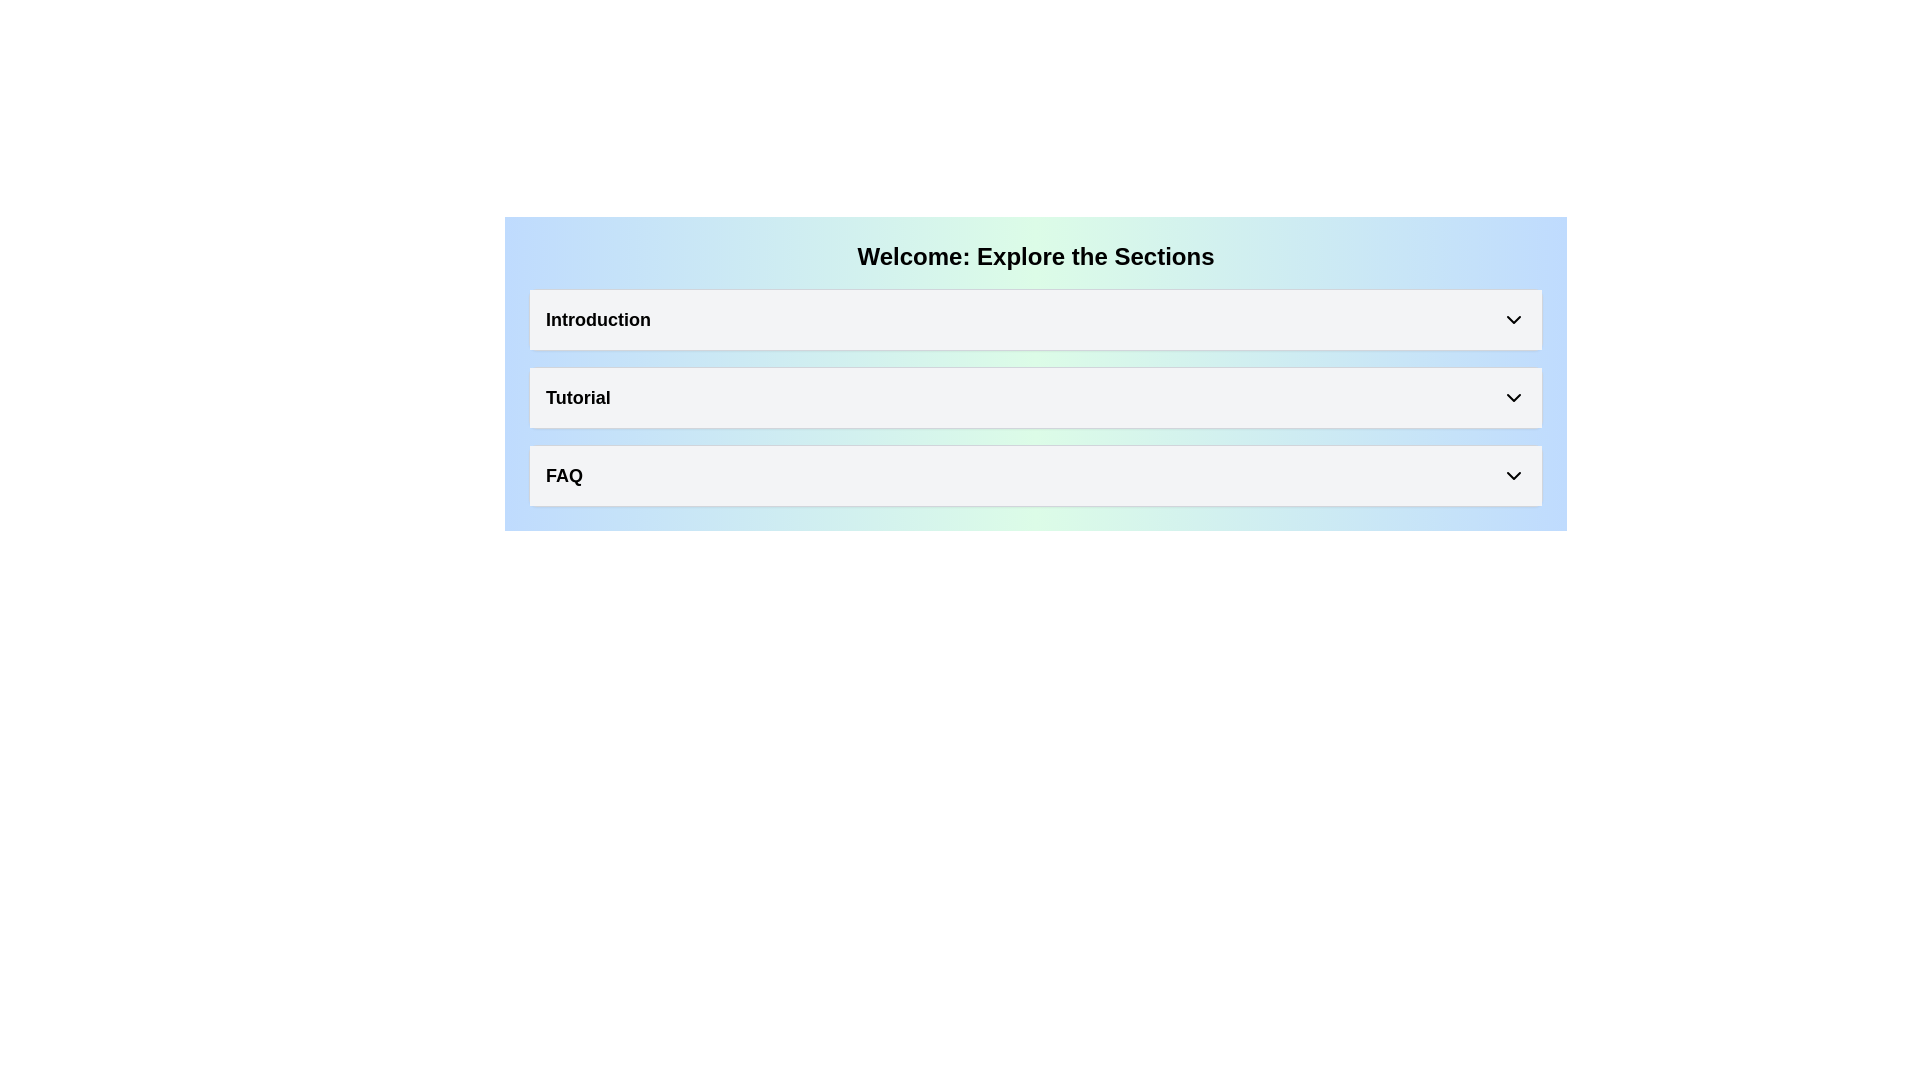  What do you see at coordinates (1036, 475) in the screenshot?
I see `the third Collapsible Section Header, which serves as a toggle for additional FAQ content, using keyboard focus` at bounding box center [1036, 475].